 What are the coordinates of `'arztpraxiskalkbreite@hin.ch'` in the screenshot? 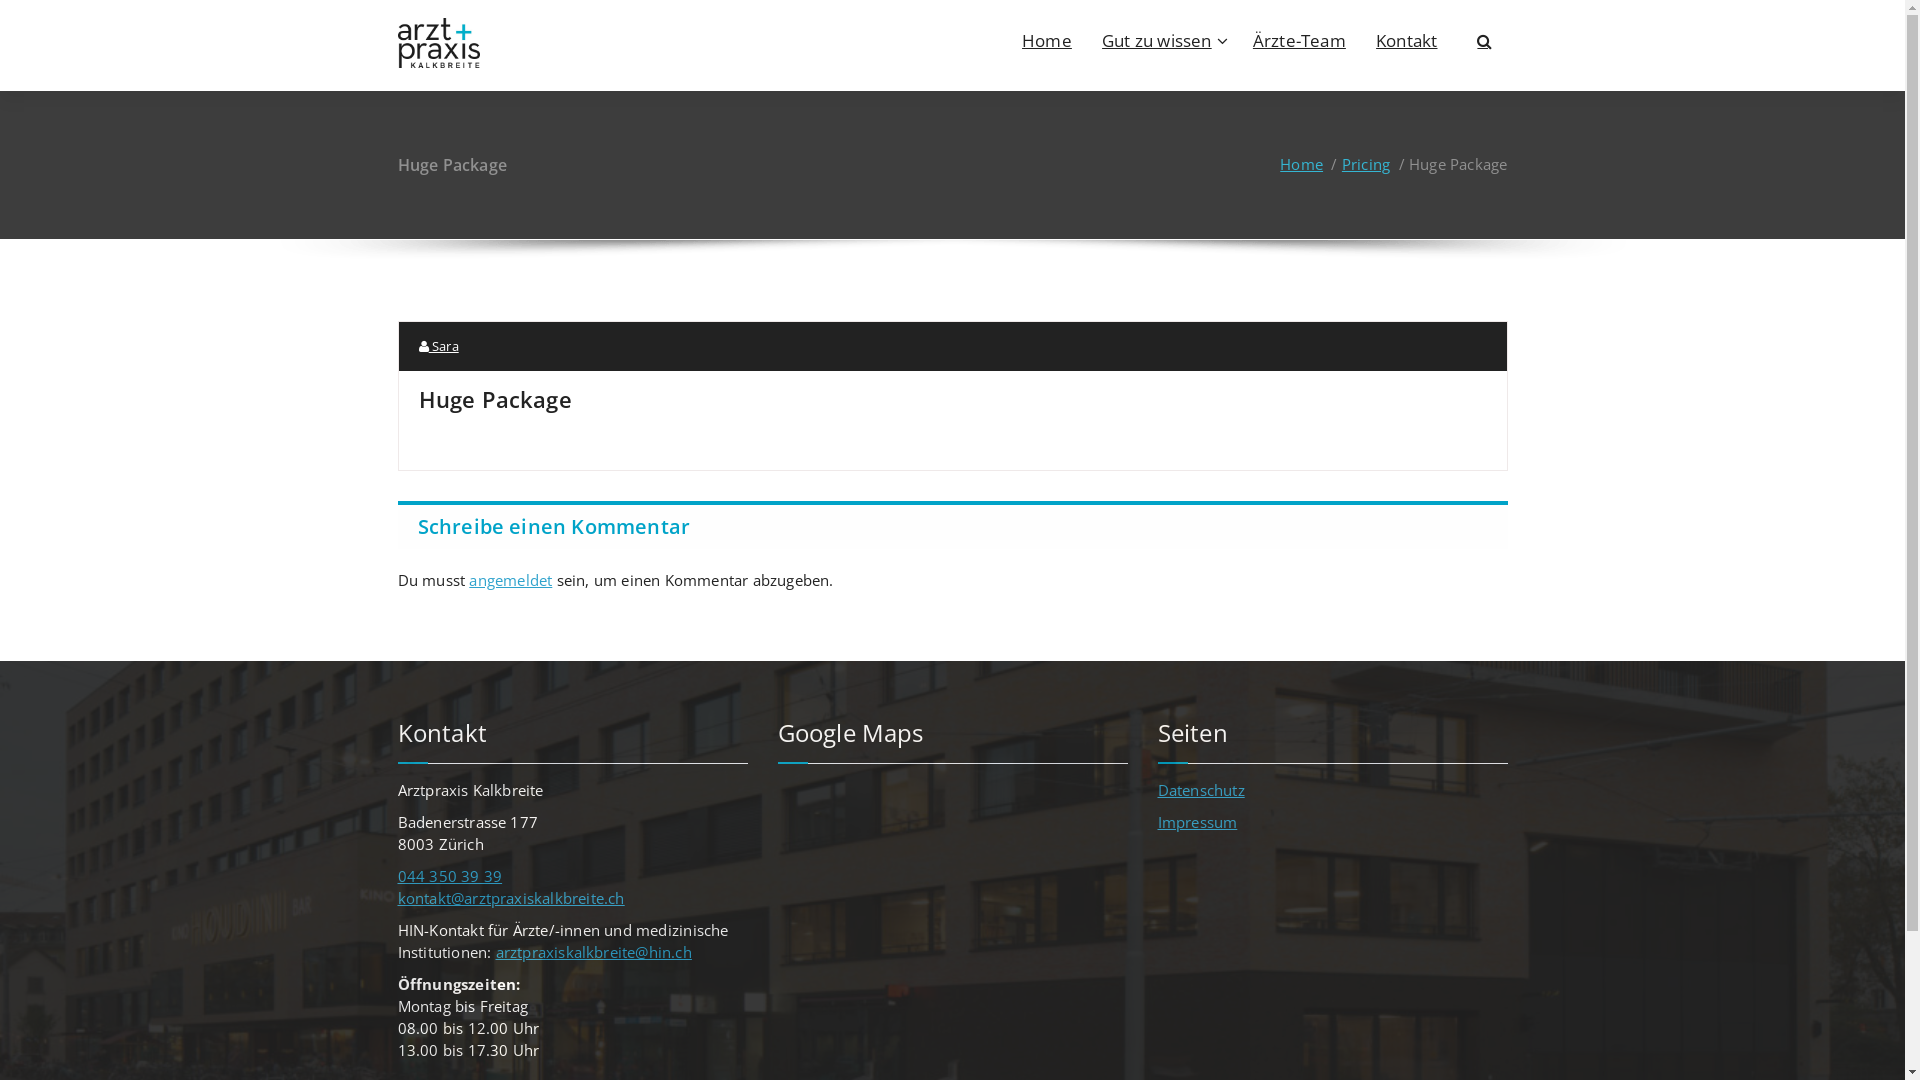 It's located at (593, 951).